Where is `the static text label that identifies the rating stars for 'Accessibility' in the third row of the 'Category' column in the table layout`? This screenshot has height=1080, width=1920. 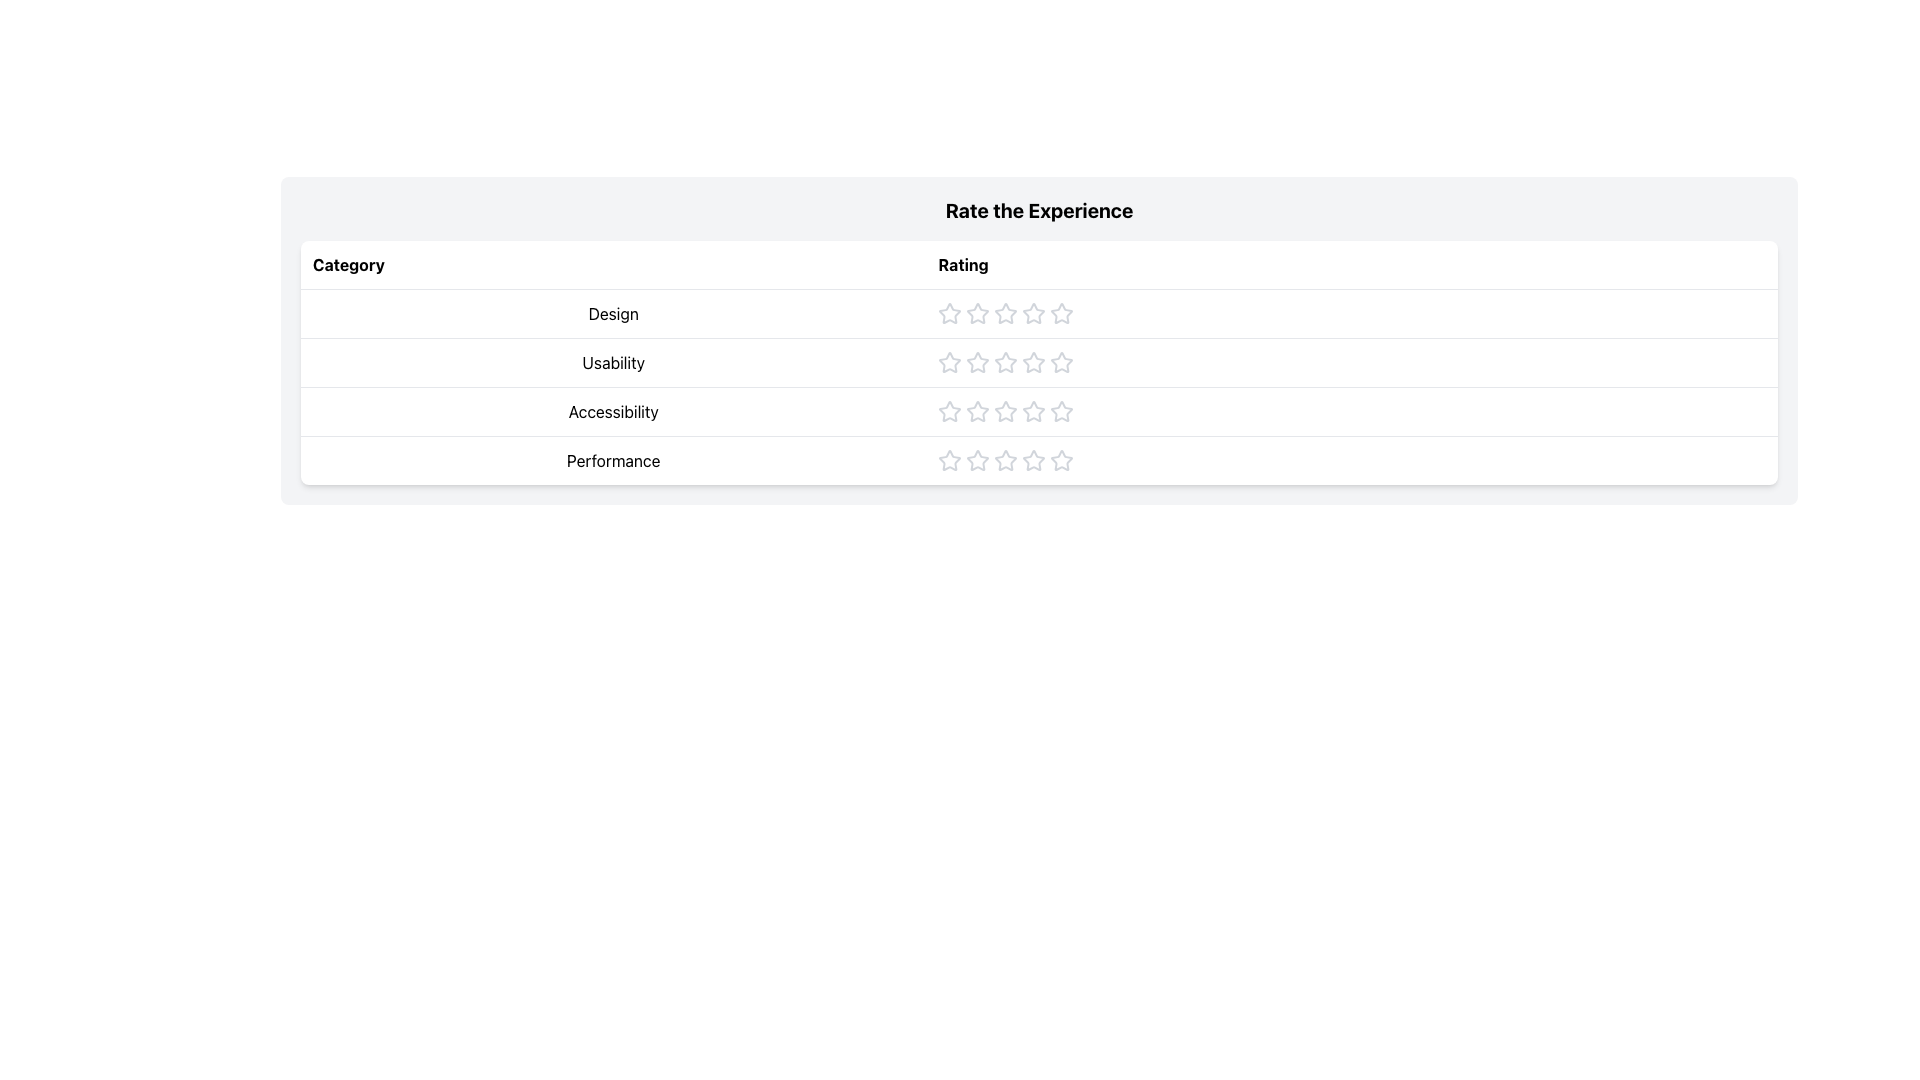
the static text label that identifies the rating stars for 'Accessibility' in the third row of the 'Category' column in the table layout is located at coordinates (612, 411).